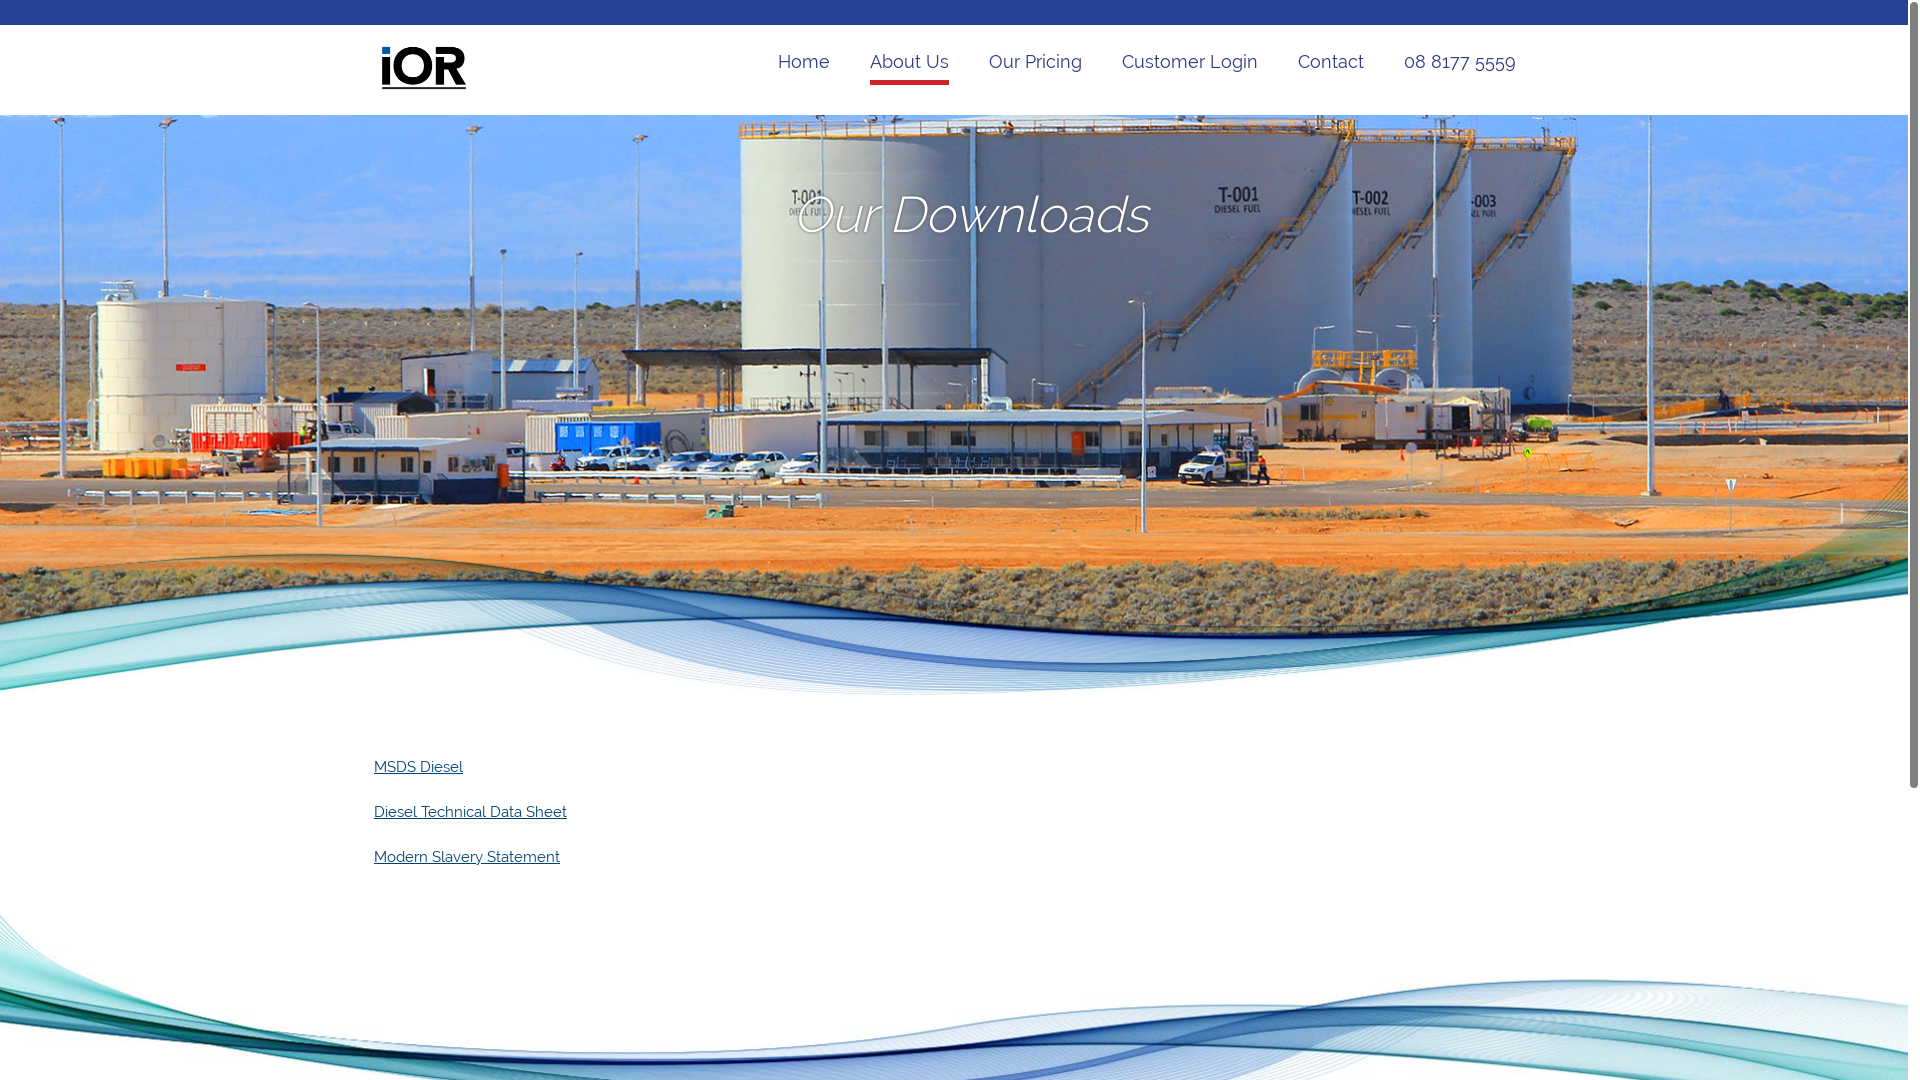 The image size is (1920, 1080). What do you see at coordinates (417, 766) in the screenshot?
I see `'MSDS Diesel'` at bounding box center [417, 766].